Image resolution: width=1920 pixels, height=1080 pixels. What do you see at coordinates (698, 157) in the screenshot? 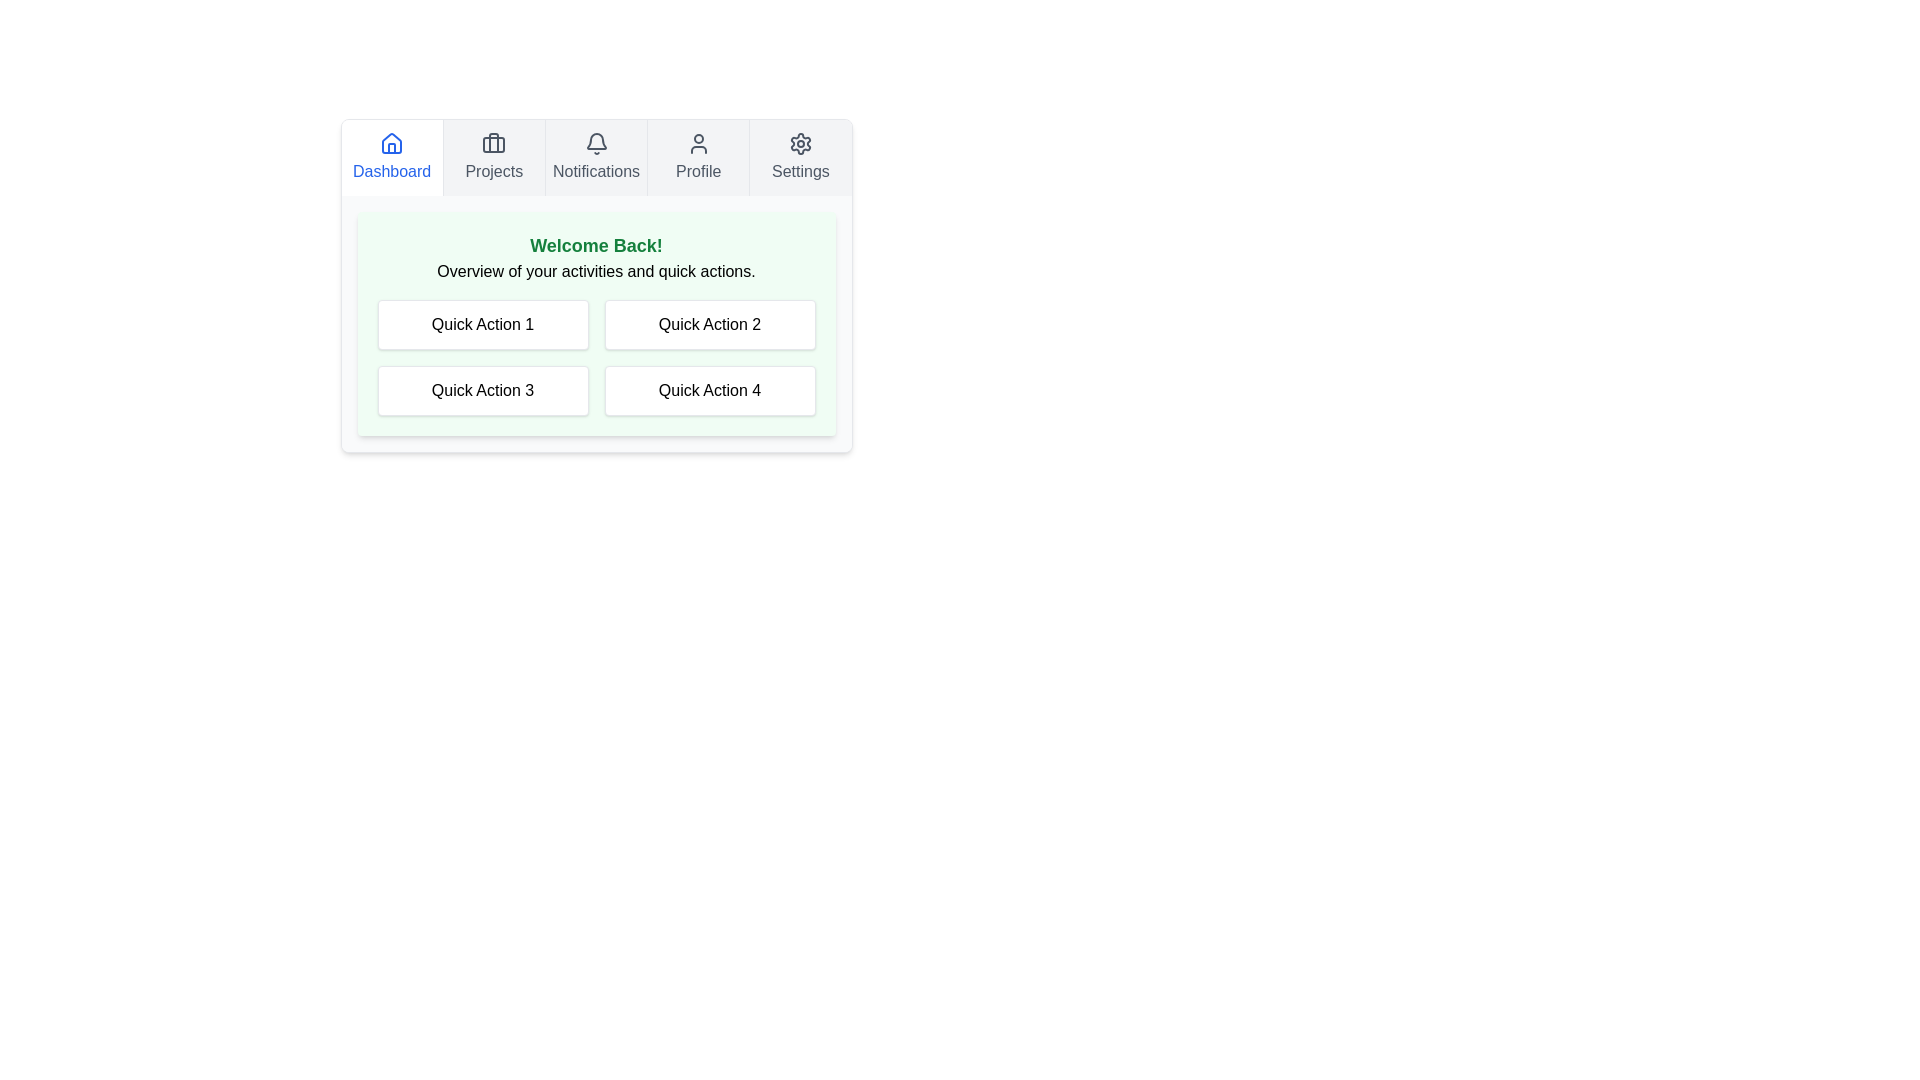
I see `the 'Profile' navigation button which is gray with a user icon and the text 'Profile' below it, located between the 'Notifications' and 'Settings' buttons` at bounding box center [698, 157].